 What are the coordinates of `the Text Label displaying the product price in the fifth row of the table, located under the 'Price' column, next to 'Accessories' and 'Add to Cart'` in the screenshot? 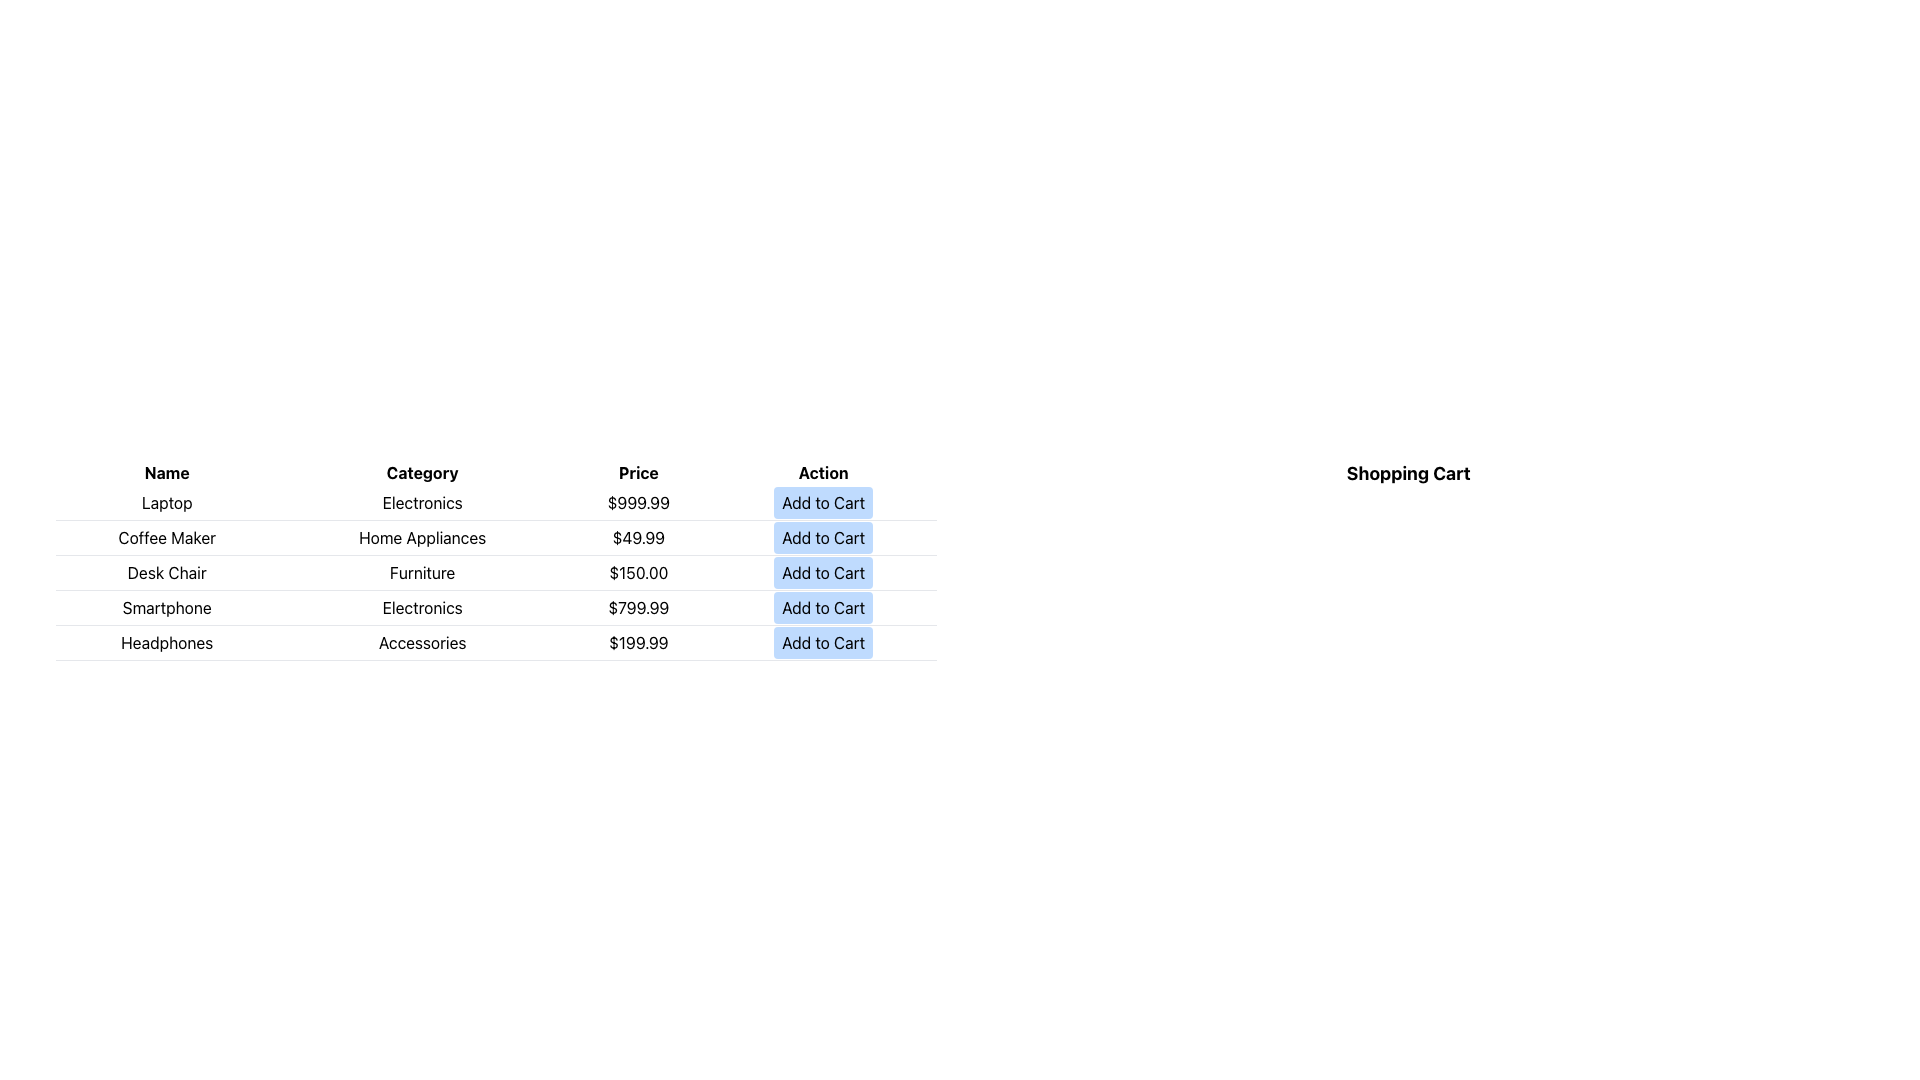 It's located at (637, 643).